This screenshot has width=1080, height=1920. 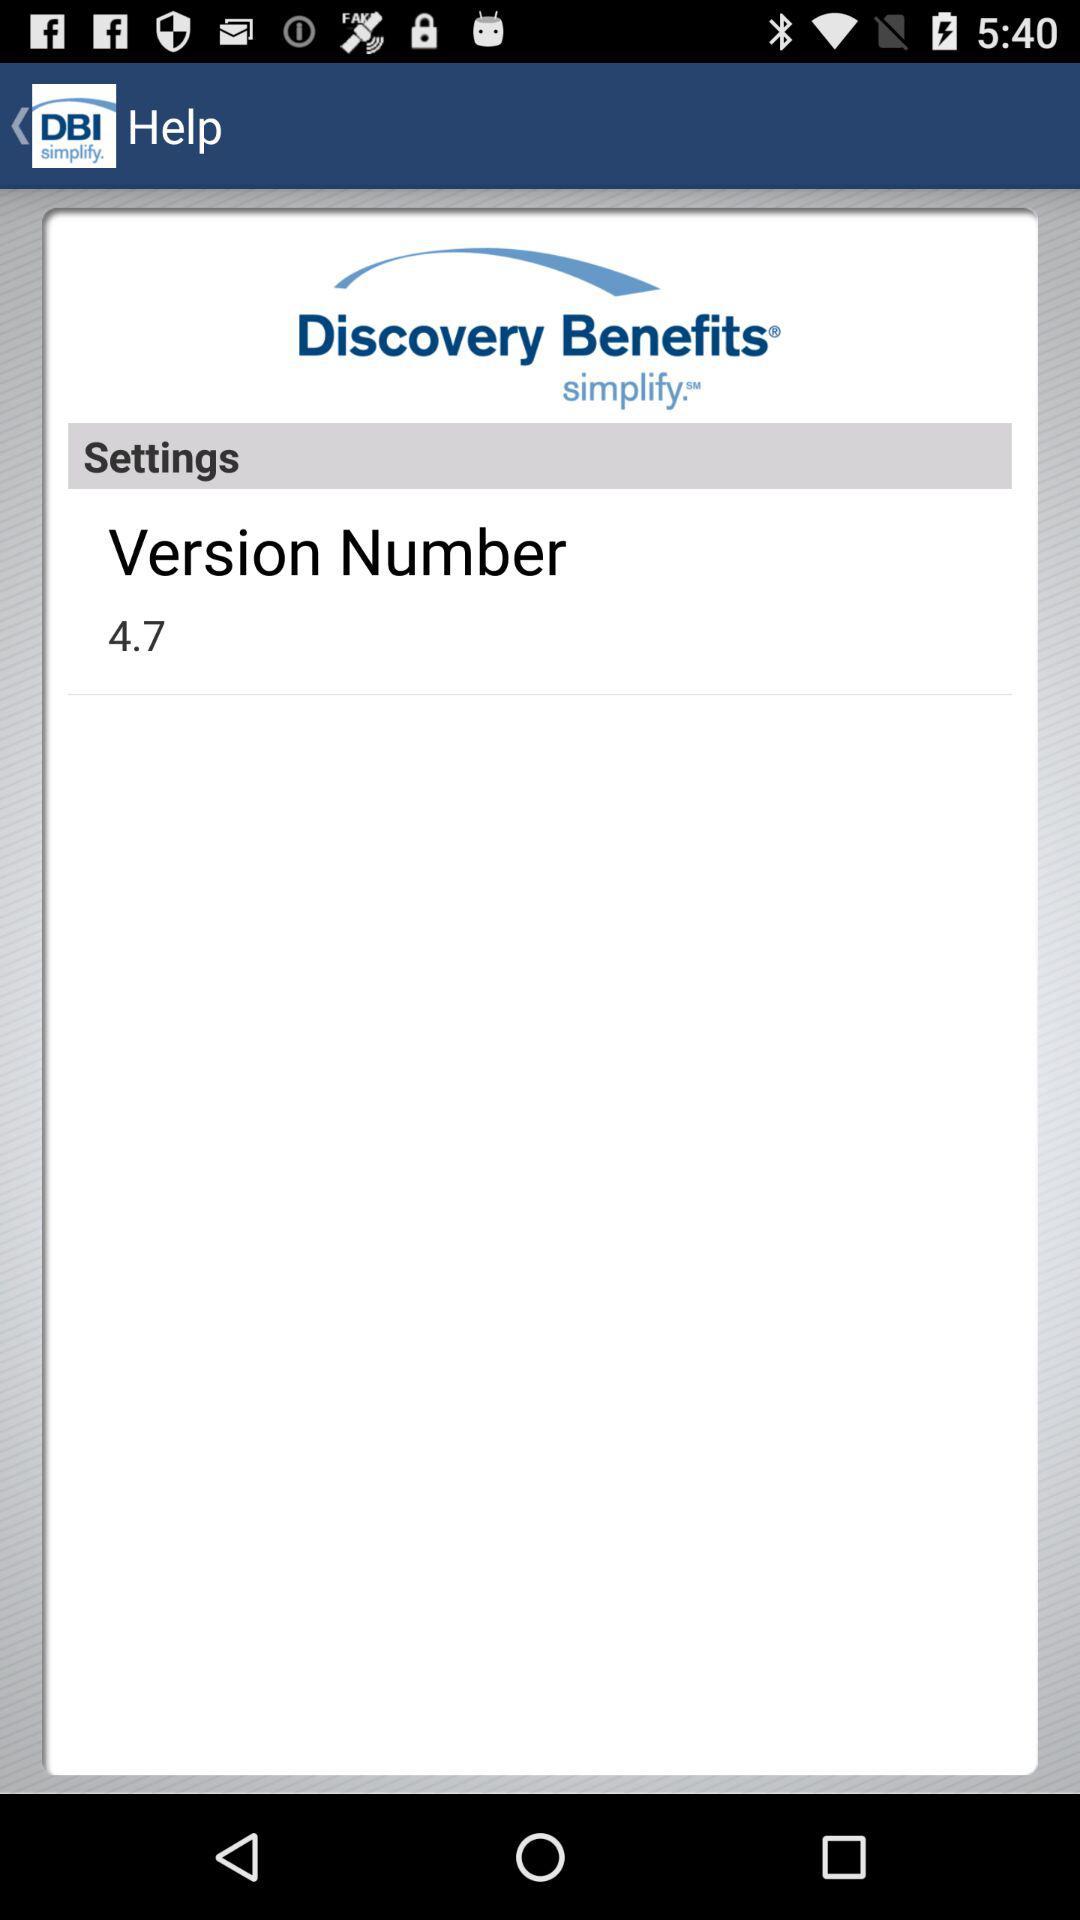 What do you see at coordinates (336, 550) in the screenshot?
I see `the icon above 4.7 app` at bounding box center [336, 550].